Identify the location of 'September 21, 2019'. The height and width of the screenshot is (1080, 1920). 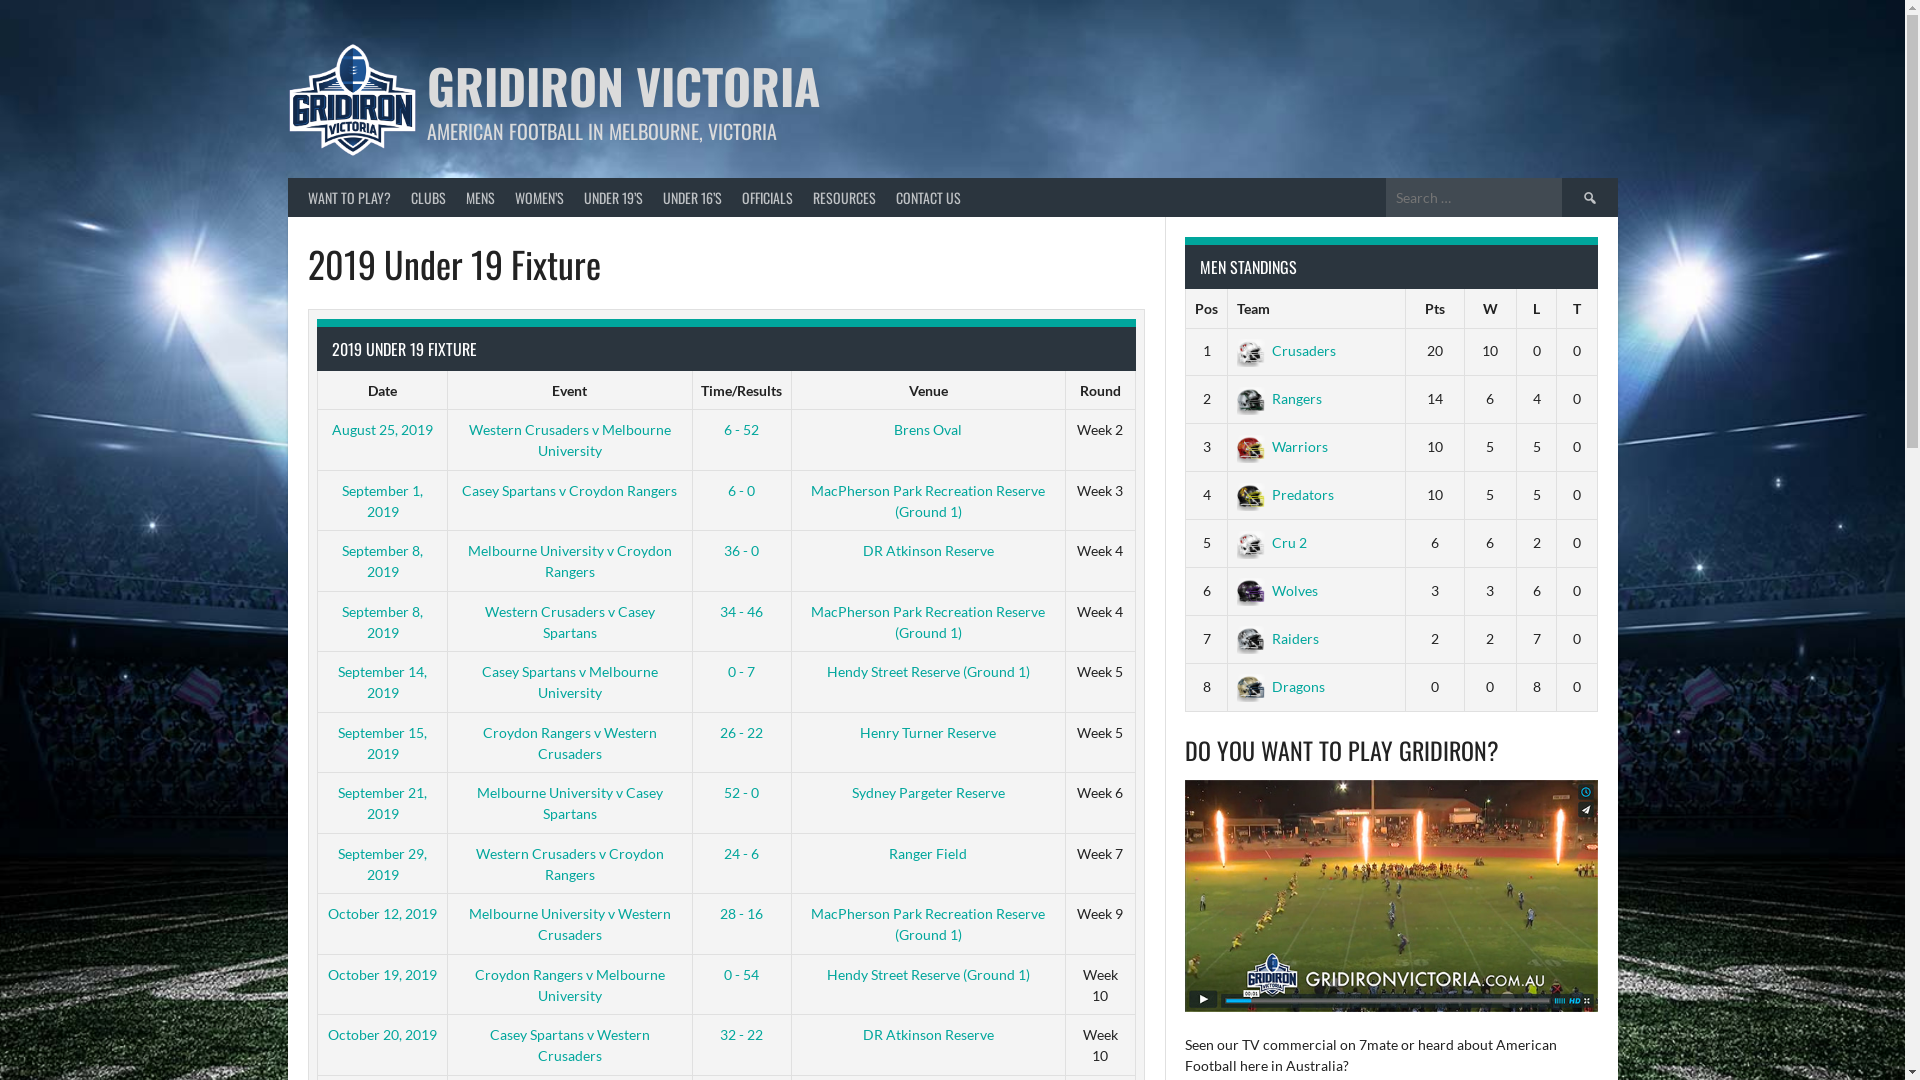
(337, 801).